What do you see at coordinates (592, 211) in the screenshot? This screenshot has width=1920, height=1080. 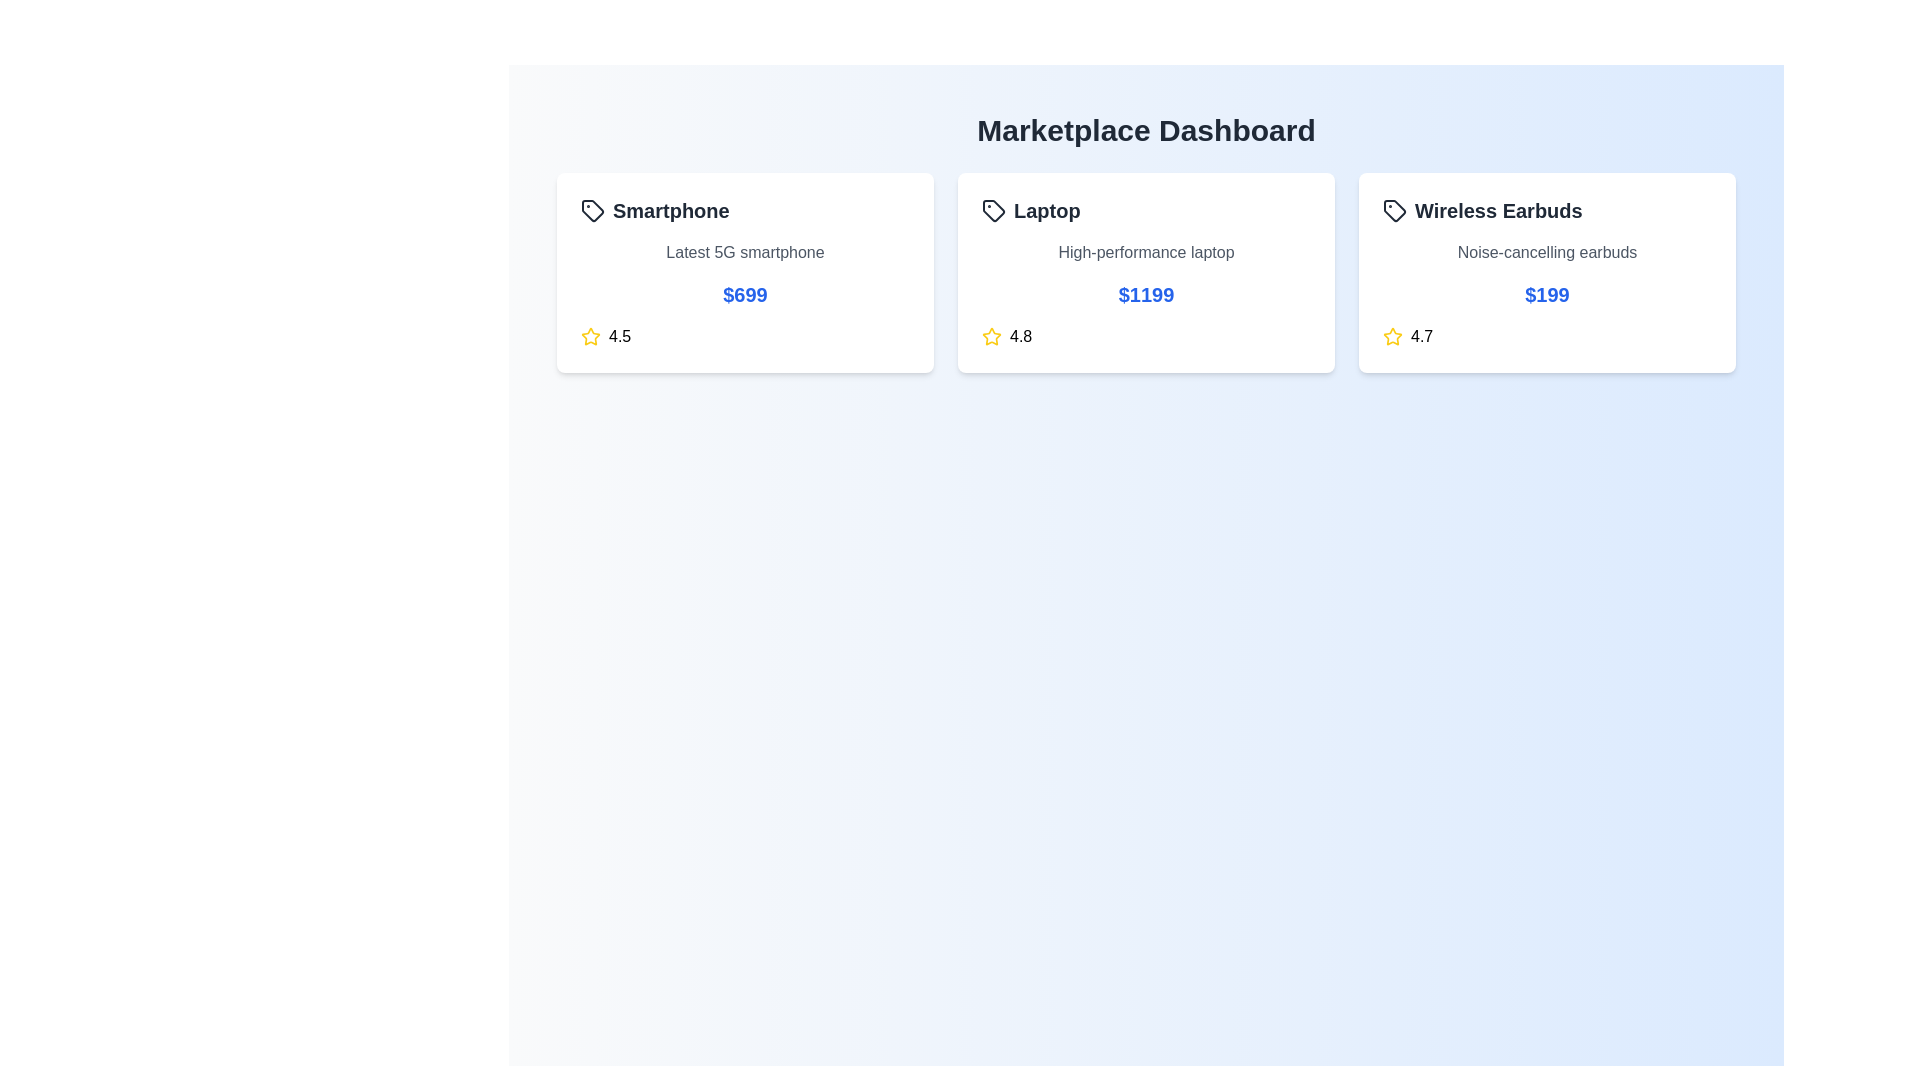 I see `the minimalist tag icon located at the beginning of the 'Smartphone' text element on the first card in the row of cards` at bounding box center [592, 211].